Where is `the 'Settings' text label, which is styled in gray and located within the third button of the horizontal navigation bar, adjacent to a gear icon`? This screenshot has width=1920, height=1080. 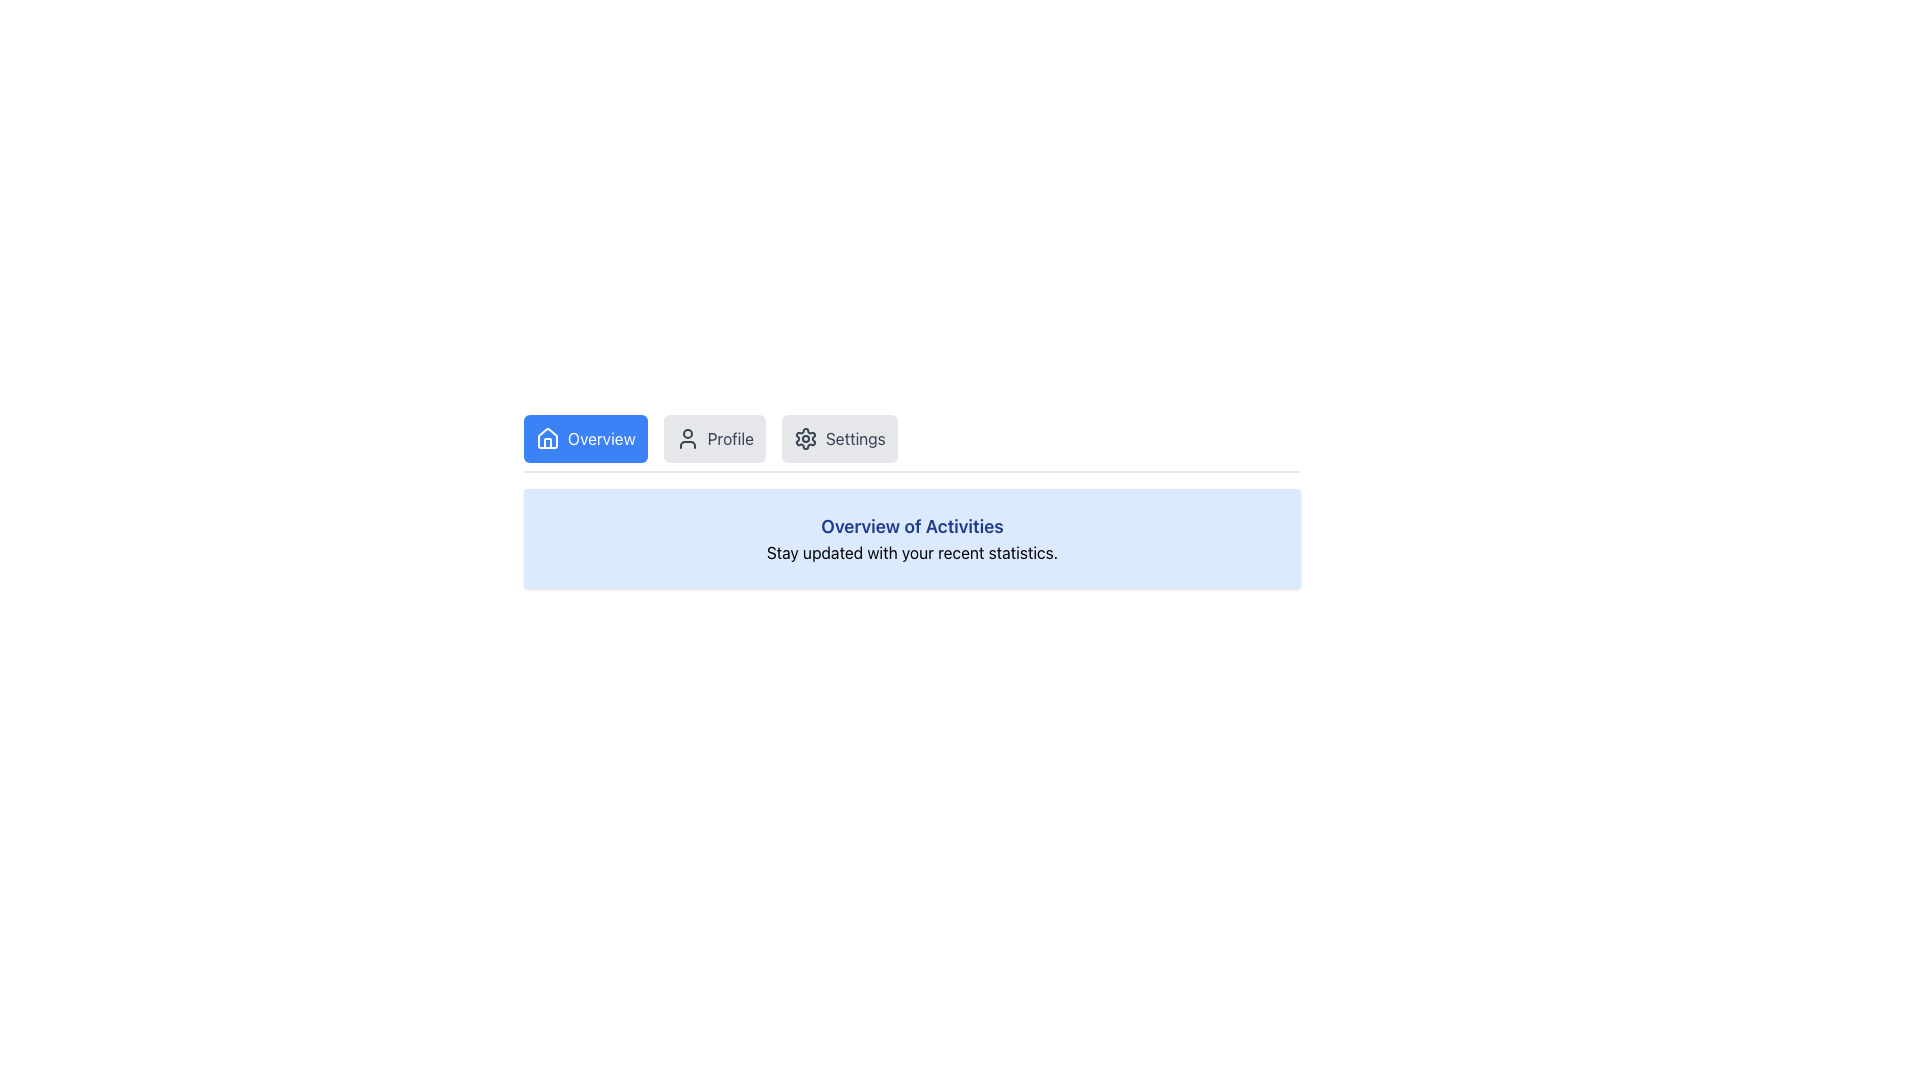 the 'Settings' text label, which is styled in gray and located within the third button of the horizontal navigation bar, adjacent to a gear icon is located at coordinates (855, 438).